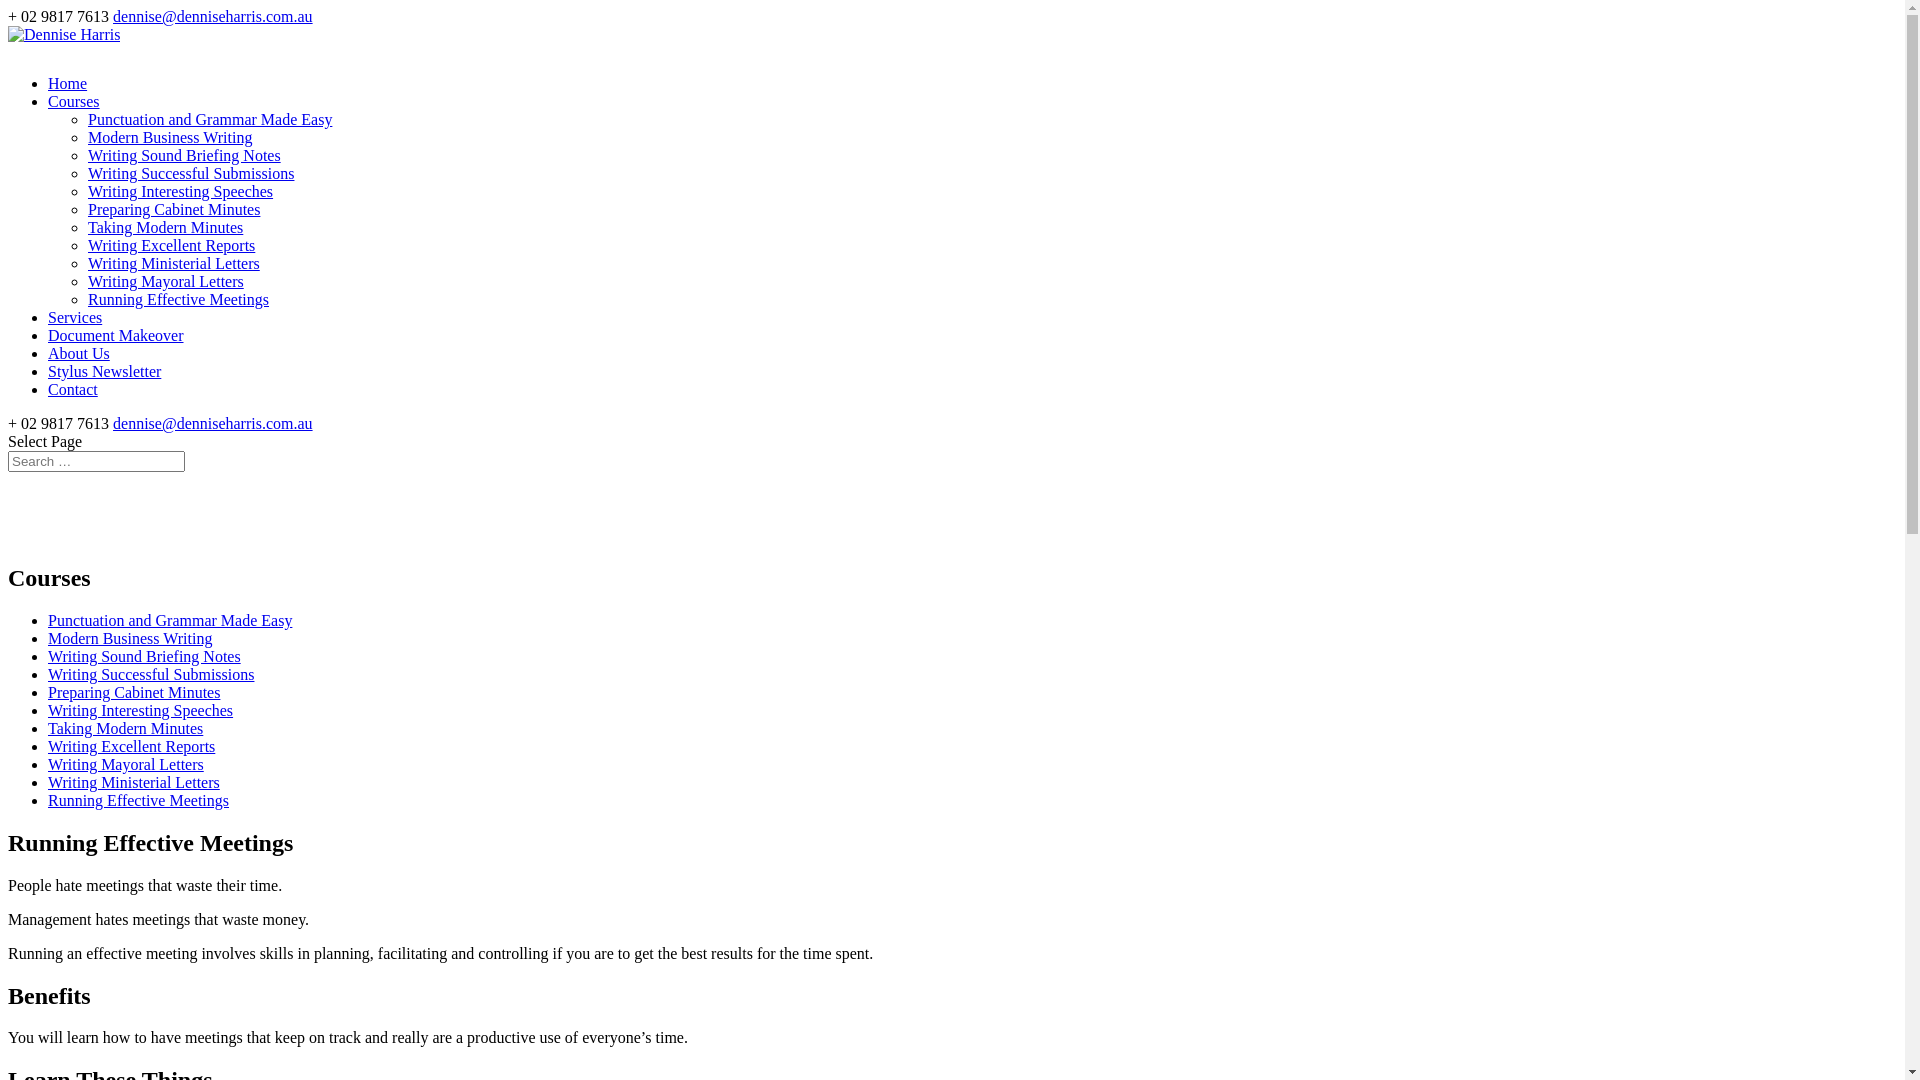 Image resolution: width=1920 pixels, height=1080 pixels. What do you see at coordinates (124, 728) in the screenshot?
I see `'Taking Modern Minutes'` at bounding box center [124, 728].